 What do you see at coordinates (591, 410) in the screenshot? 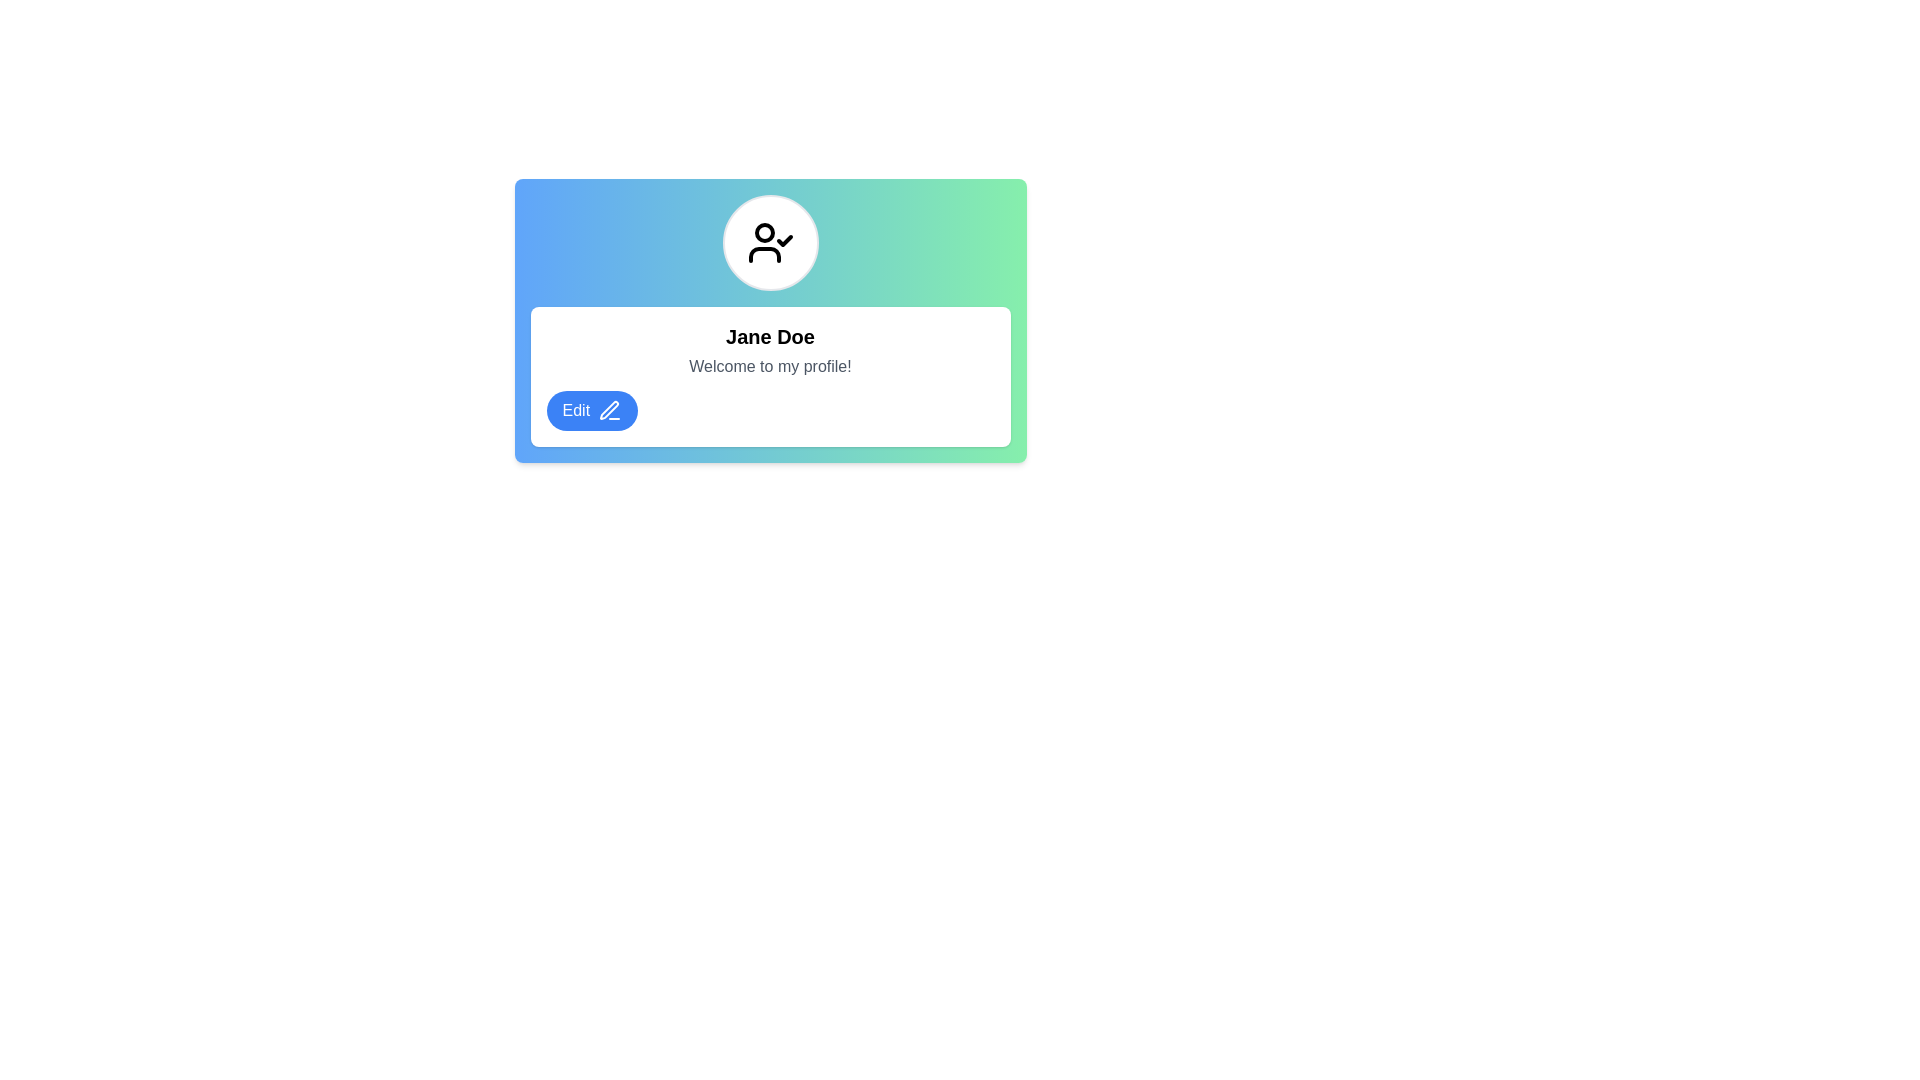
I see `the rounded rectangular 'Edit' button with a blue background and pen icon located at the bottom left of the card component` at bounding box center [591, 410].